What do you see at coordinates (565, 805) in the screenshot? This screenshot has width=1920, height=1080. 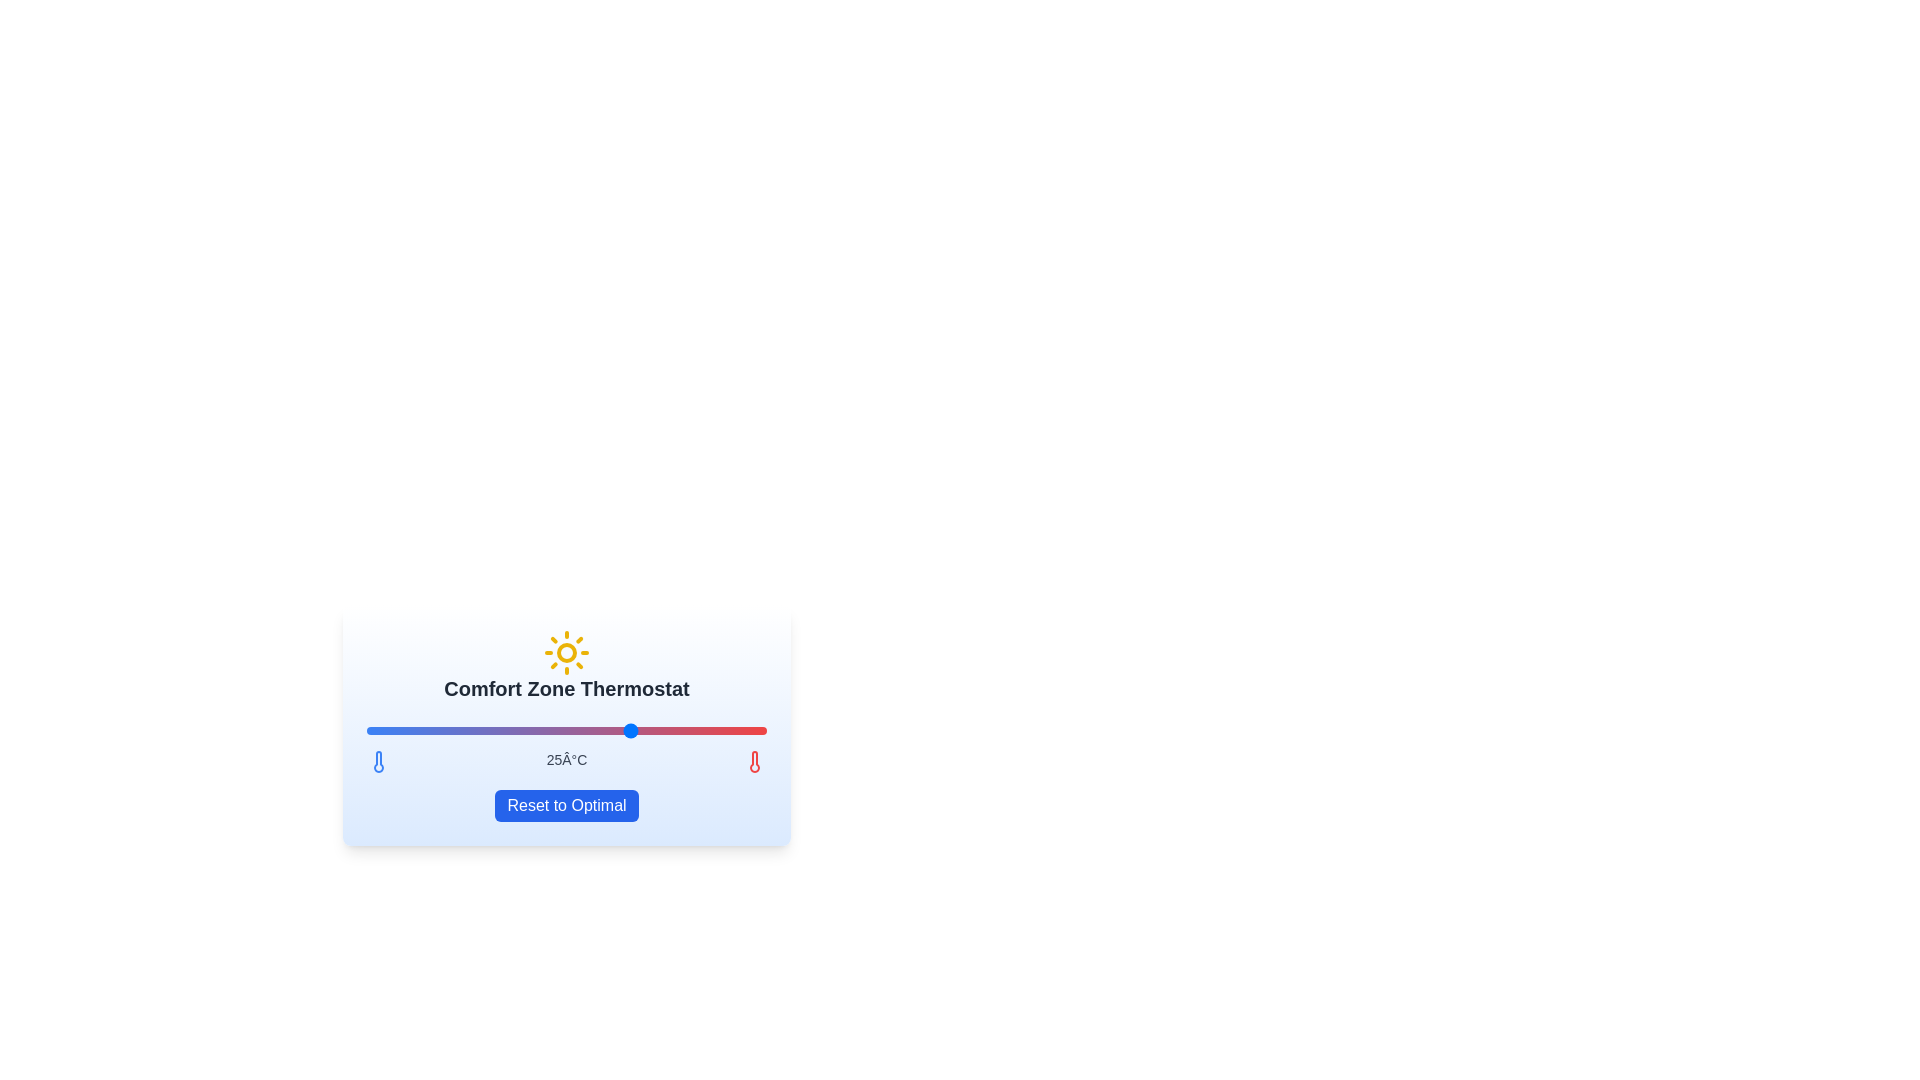 I see `the 'Reset to Optimal' button to reset the temperature to its optimal value` at bounding box center [565, 805].